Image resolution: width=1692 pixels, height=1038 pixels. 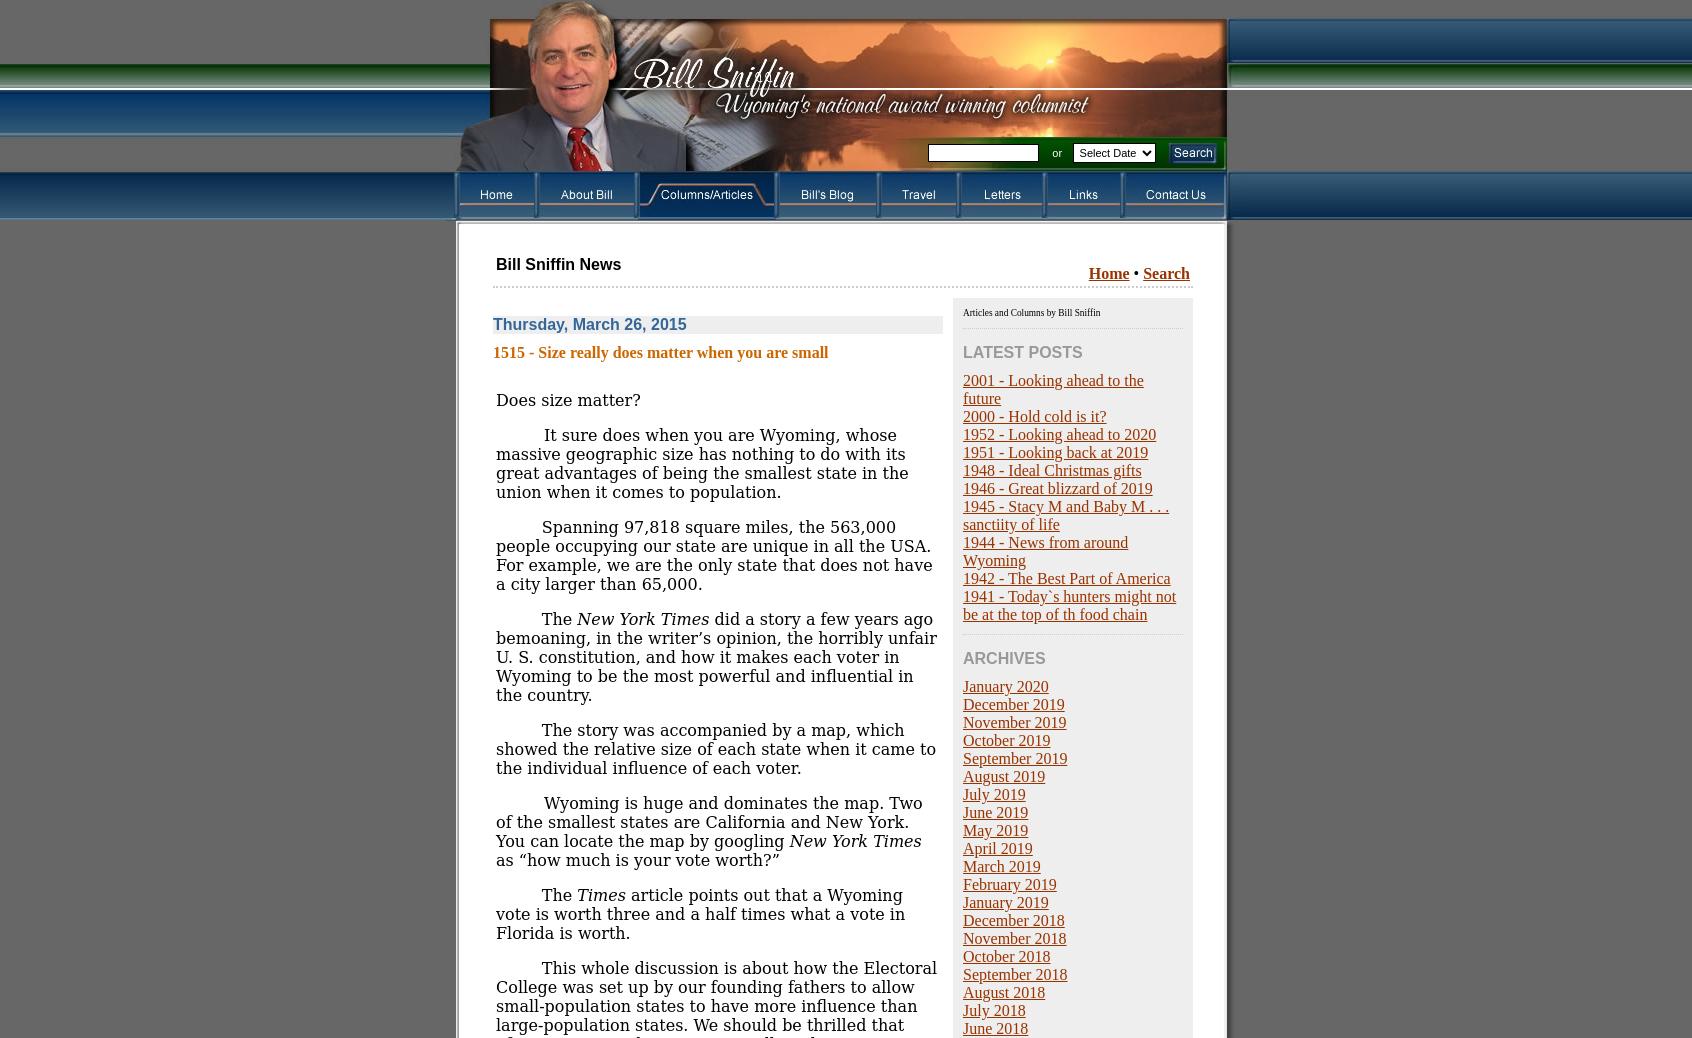 I want to click on '1948 - Ideal Christmas gifts', so click(x=962, y=470).